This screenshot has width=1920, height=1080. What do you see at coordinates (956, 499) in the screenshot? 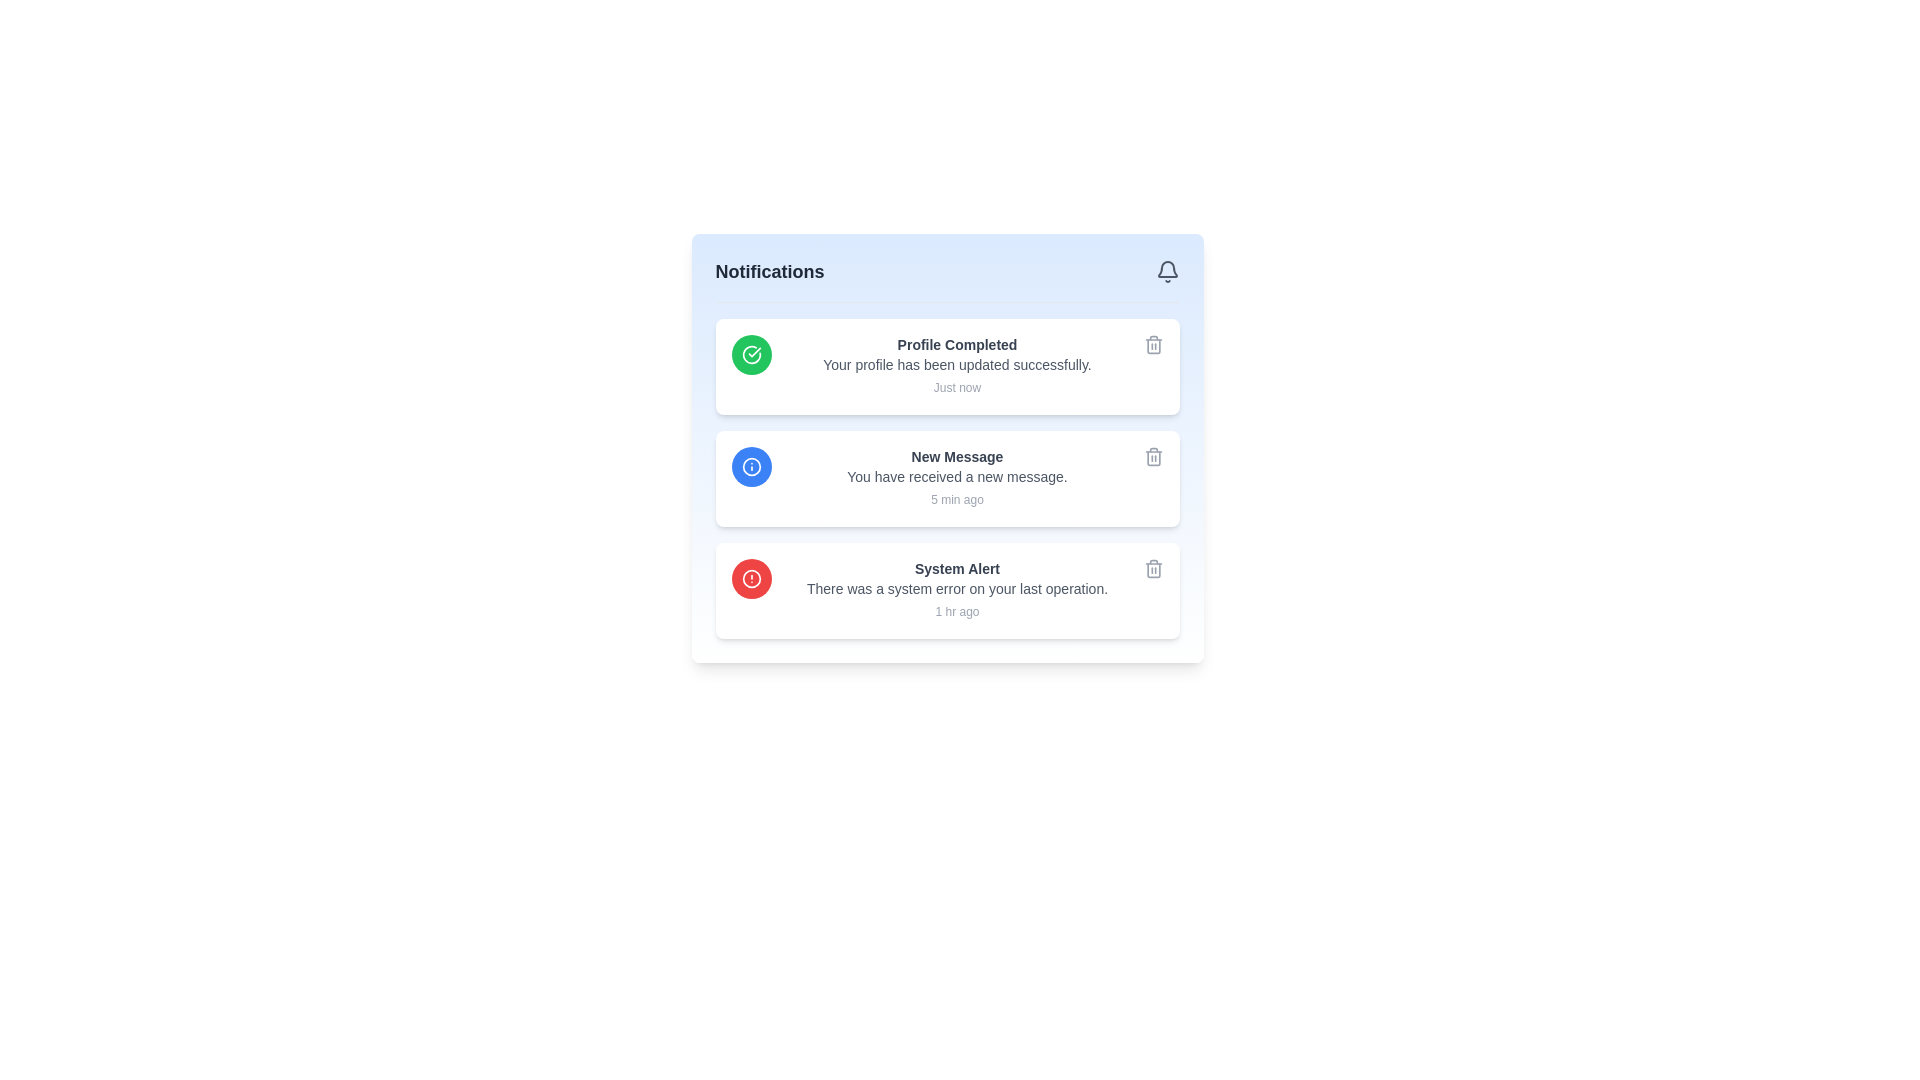
I see `the text label that indicates the time elapsed since the 'New Message' notification, located at the bottom right of the notification block for 'New Message.'` at bounding box center [956, 499].